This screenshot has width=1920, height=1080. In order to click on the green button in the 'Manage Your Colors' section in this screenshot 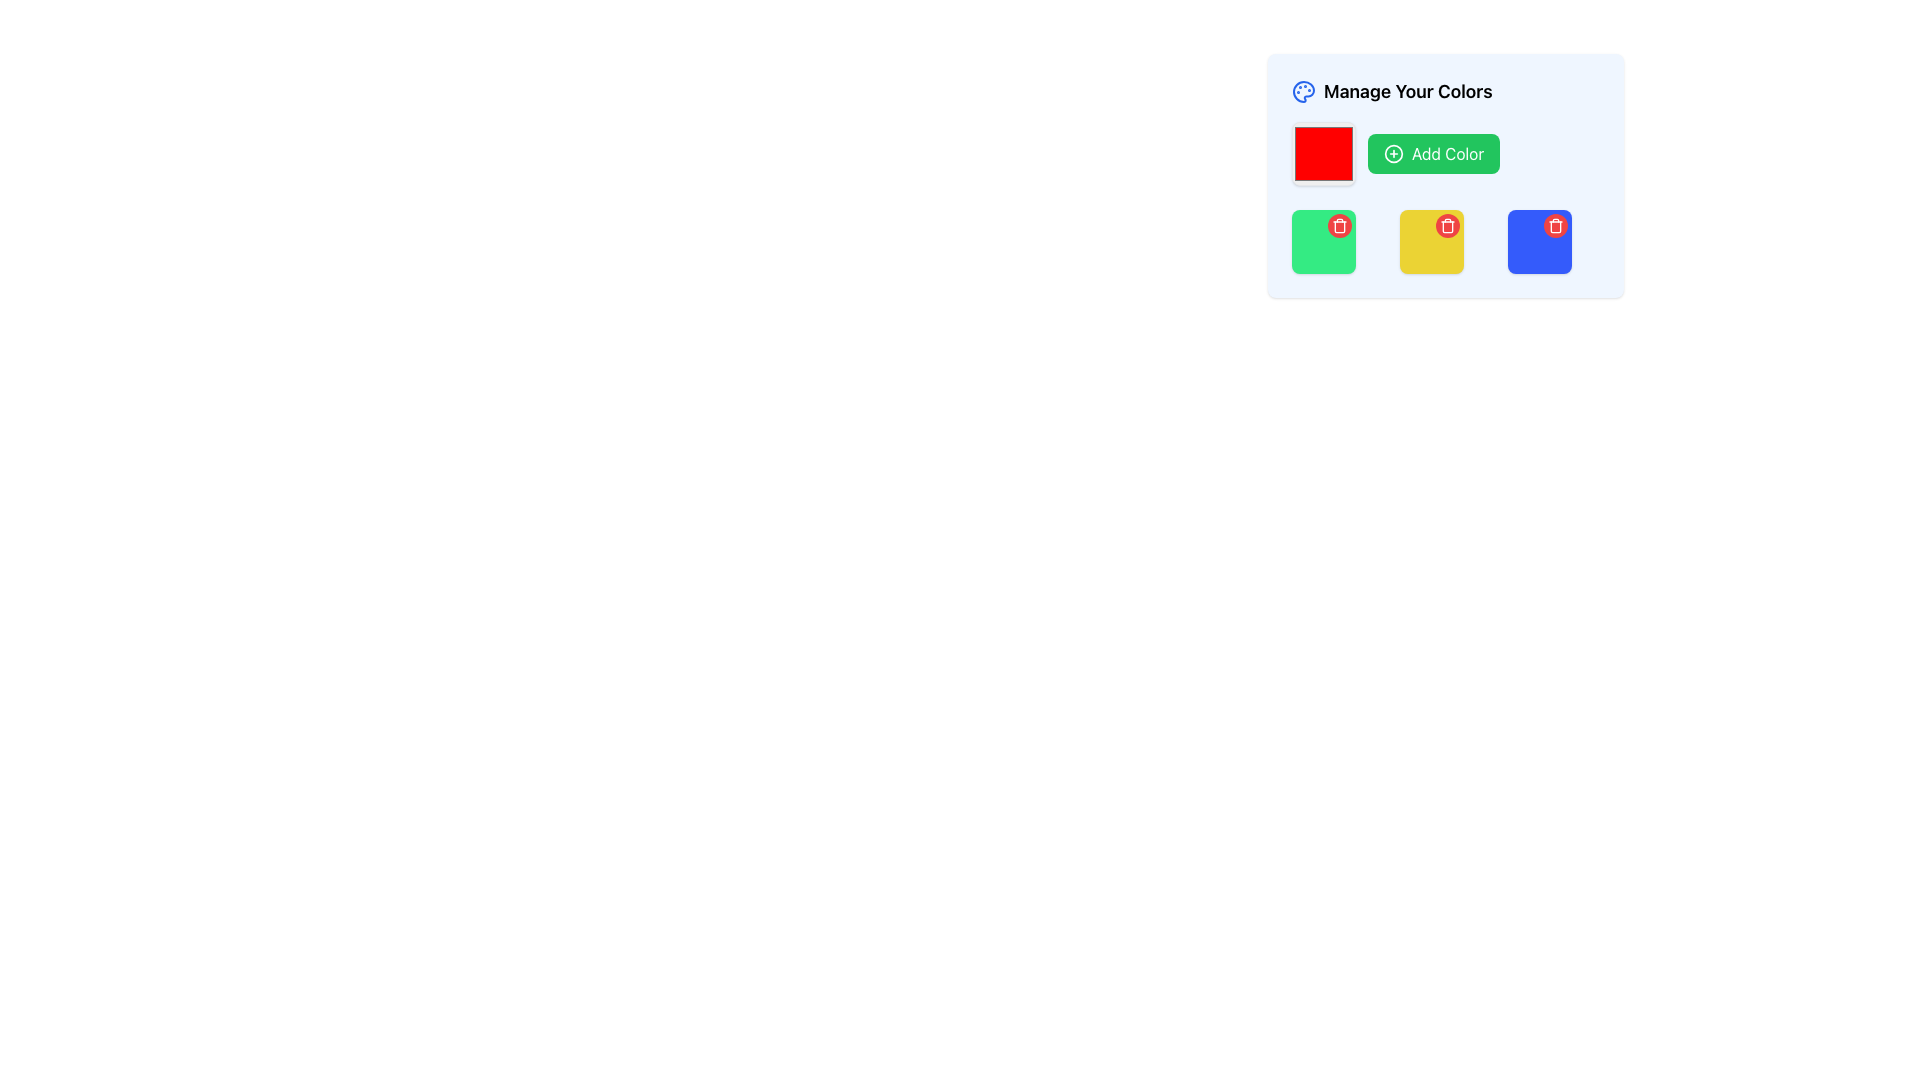, I will do `click(1445, 153)`.